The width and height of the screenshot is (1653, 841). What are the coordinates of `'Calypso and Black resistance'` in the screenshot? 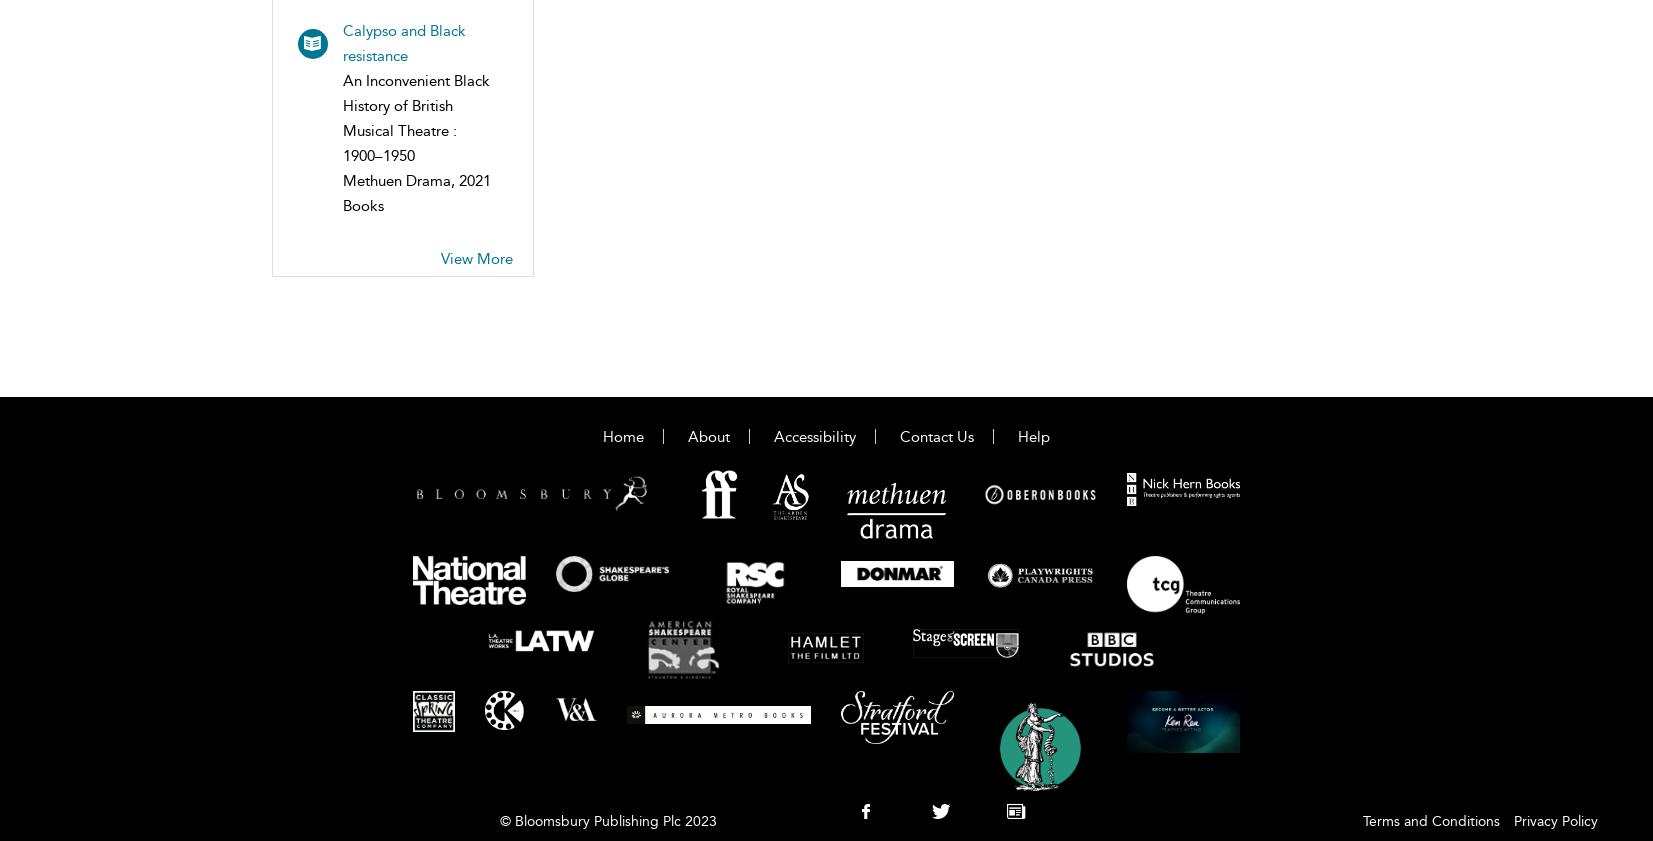 It's located at (341, 42).